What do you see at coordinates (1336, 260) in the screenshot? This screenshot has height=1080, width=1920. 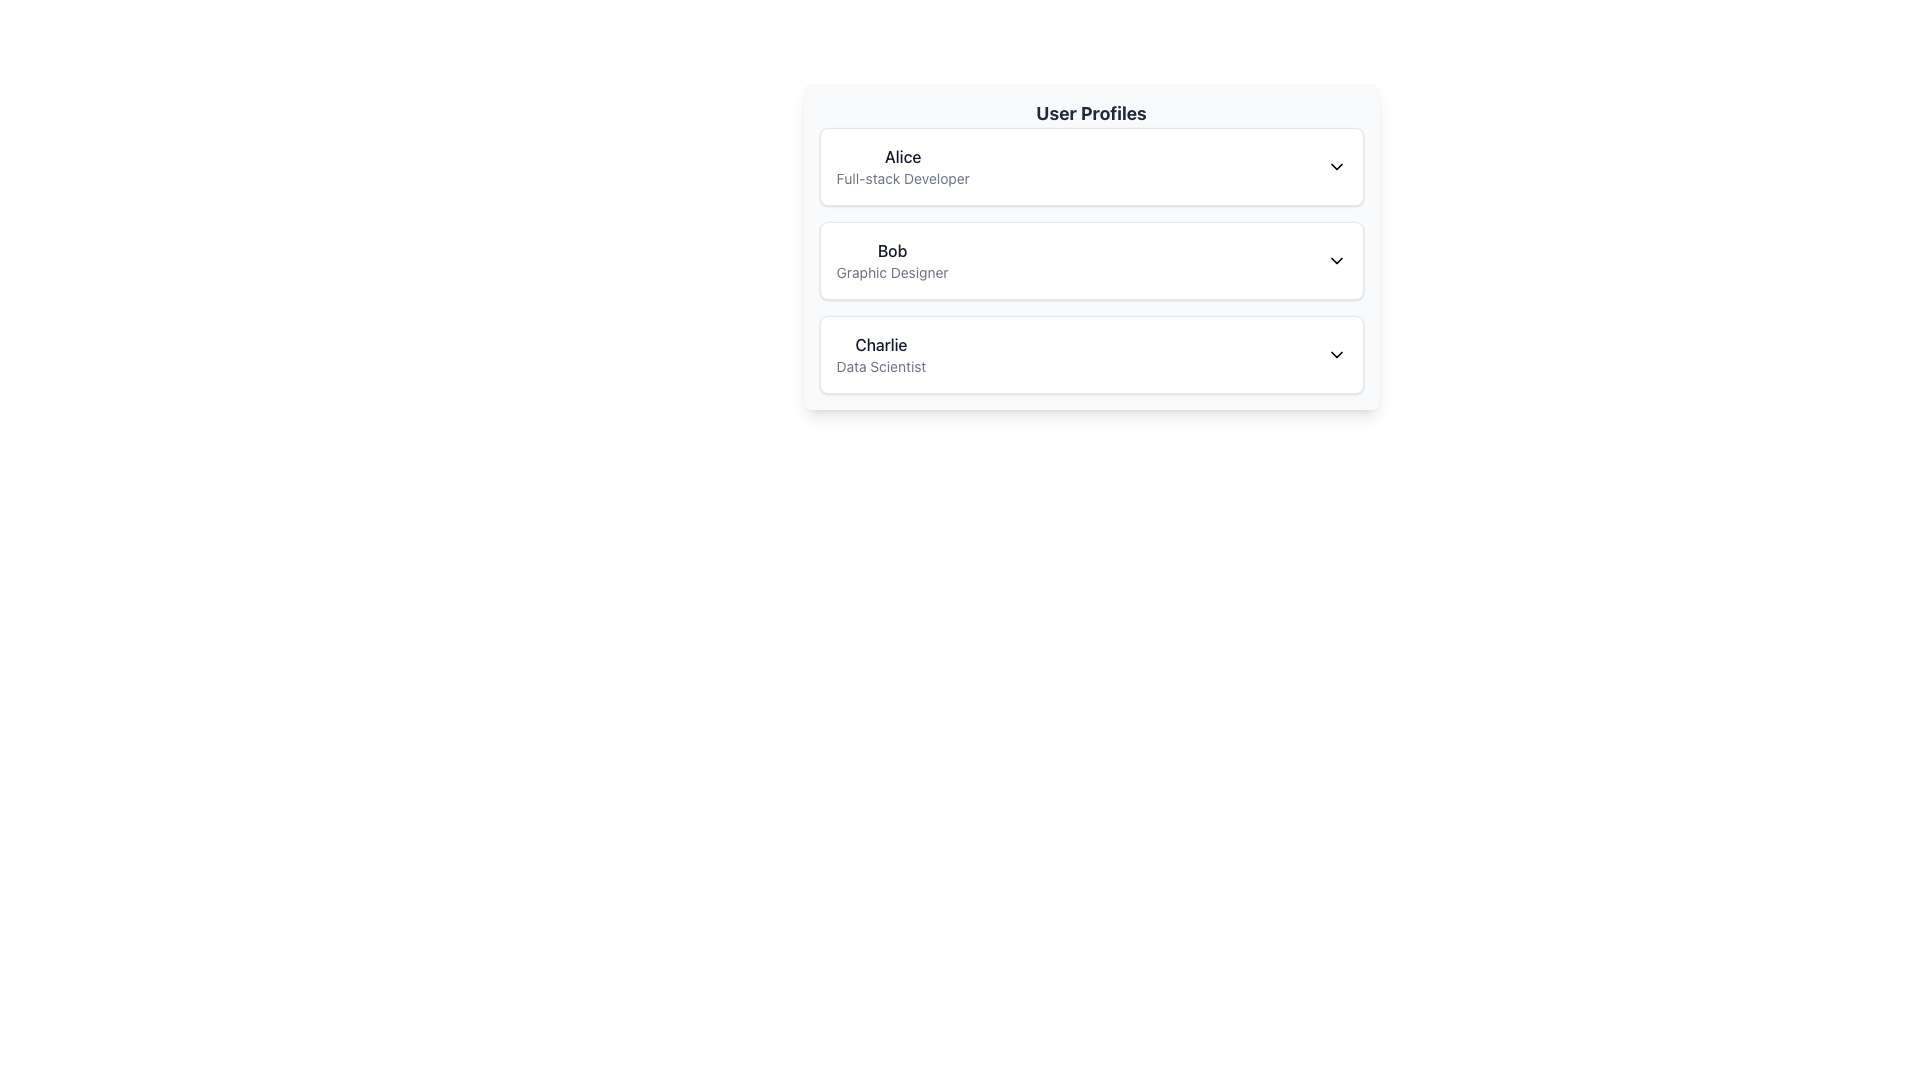 I see `the downward-facing chevron icon in the profile section for 'Bob', who is a 'Graphic Designer'` at bounding box center [1336, 260].